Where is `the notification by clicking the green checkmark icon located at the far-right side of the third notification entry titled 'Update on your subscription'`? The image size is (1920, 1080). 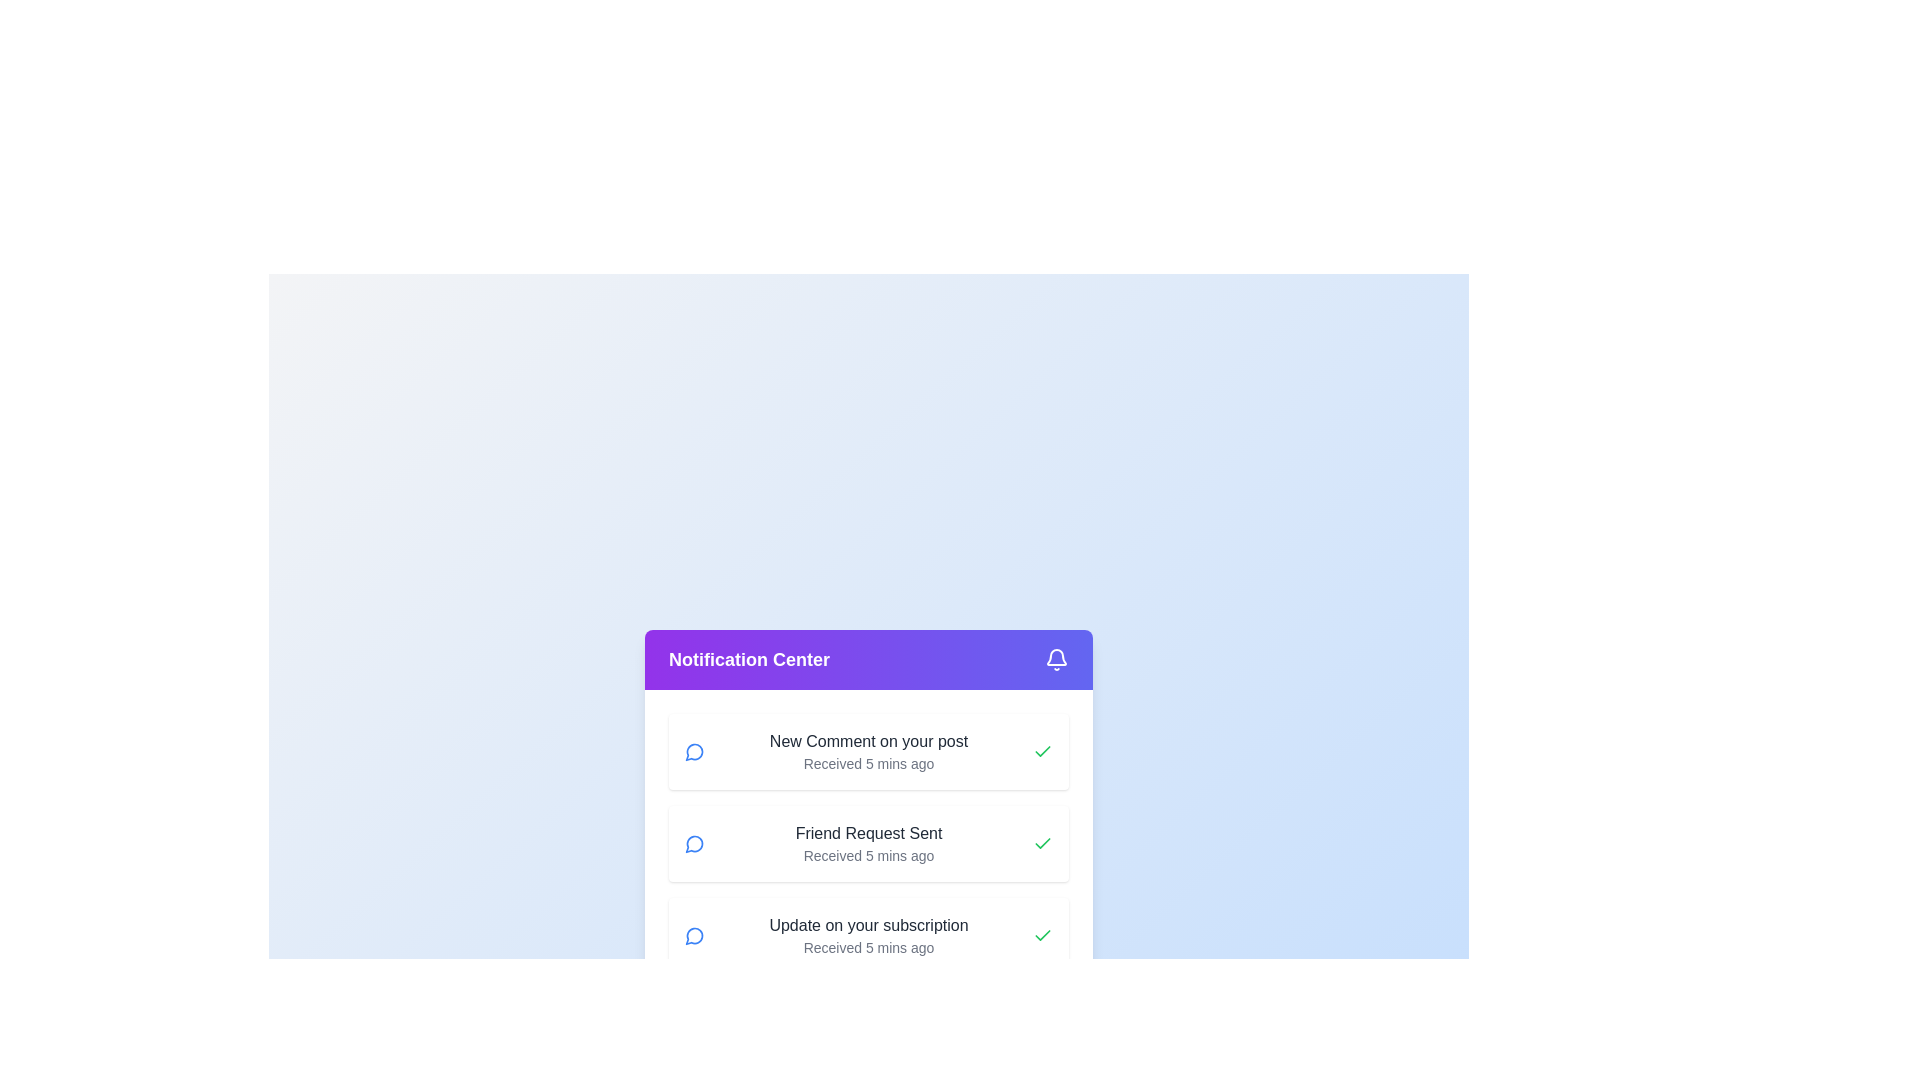
the notification by clicking the green checkmark icon located at the far-right side of the third notification entry titled 'Update on your subscription' is located at coordinates (1041, 936).